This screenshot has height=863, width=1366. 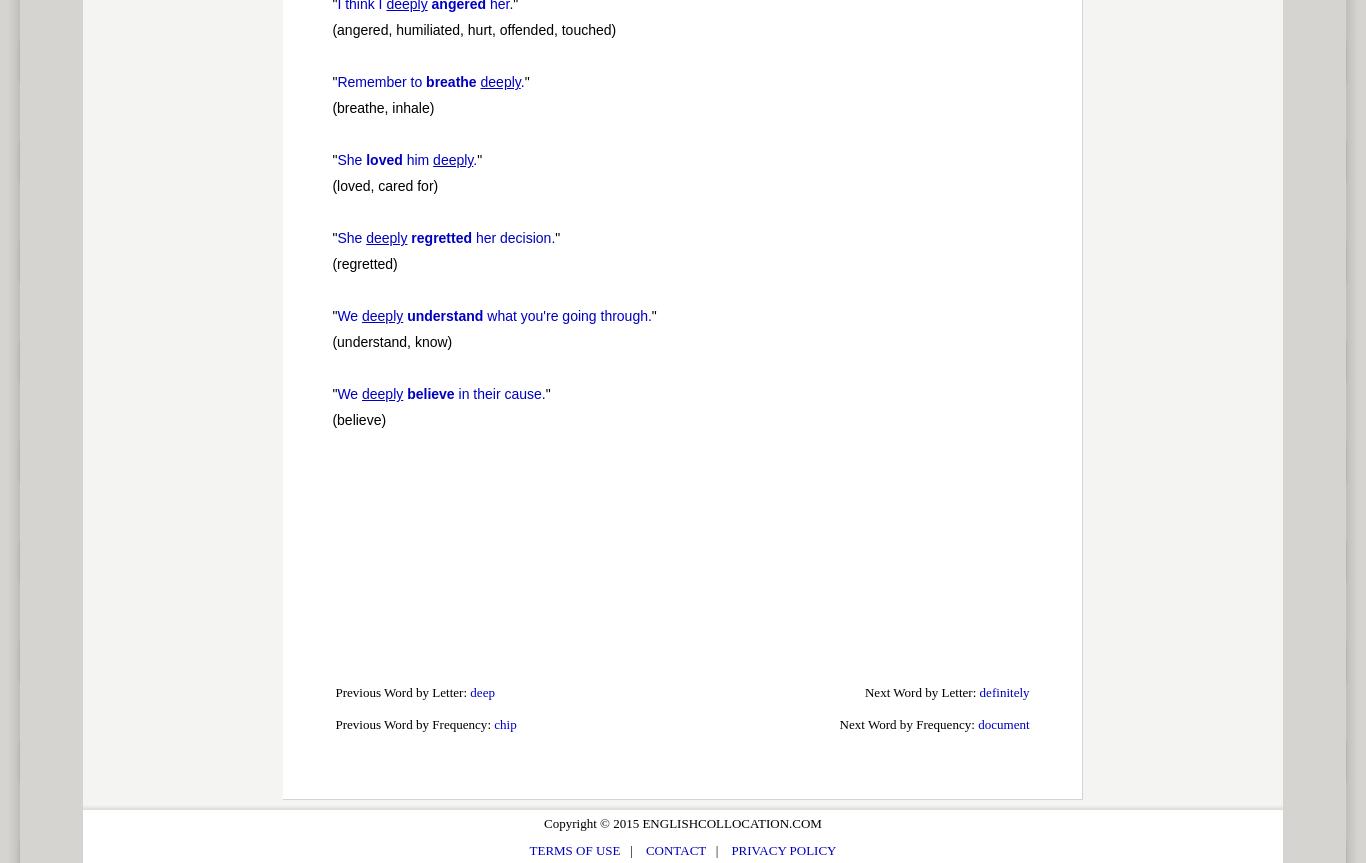 What do you see at coordinates (513, 238) in the screenshot?
I see `'her decision.'` at bounding box center [513, 238].